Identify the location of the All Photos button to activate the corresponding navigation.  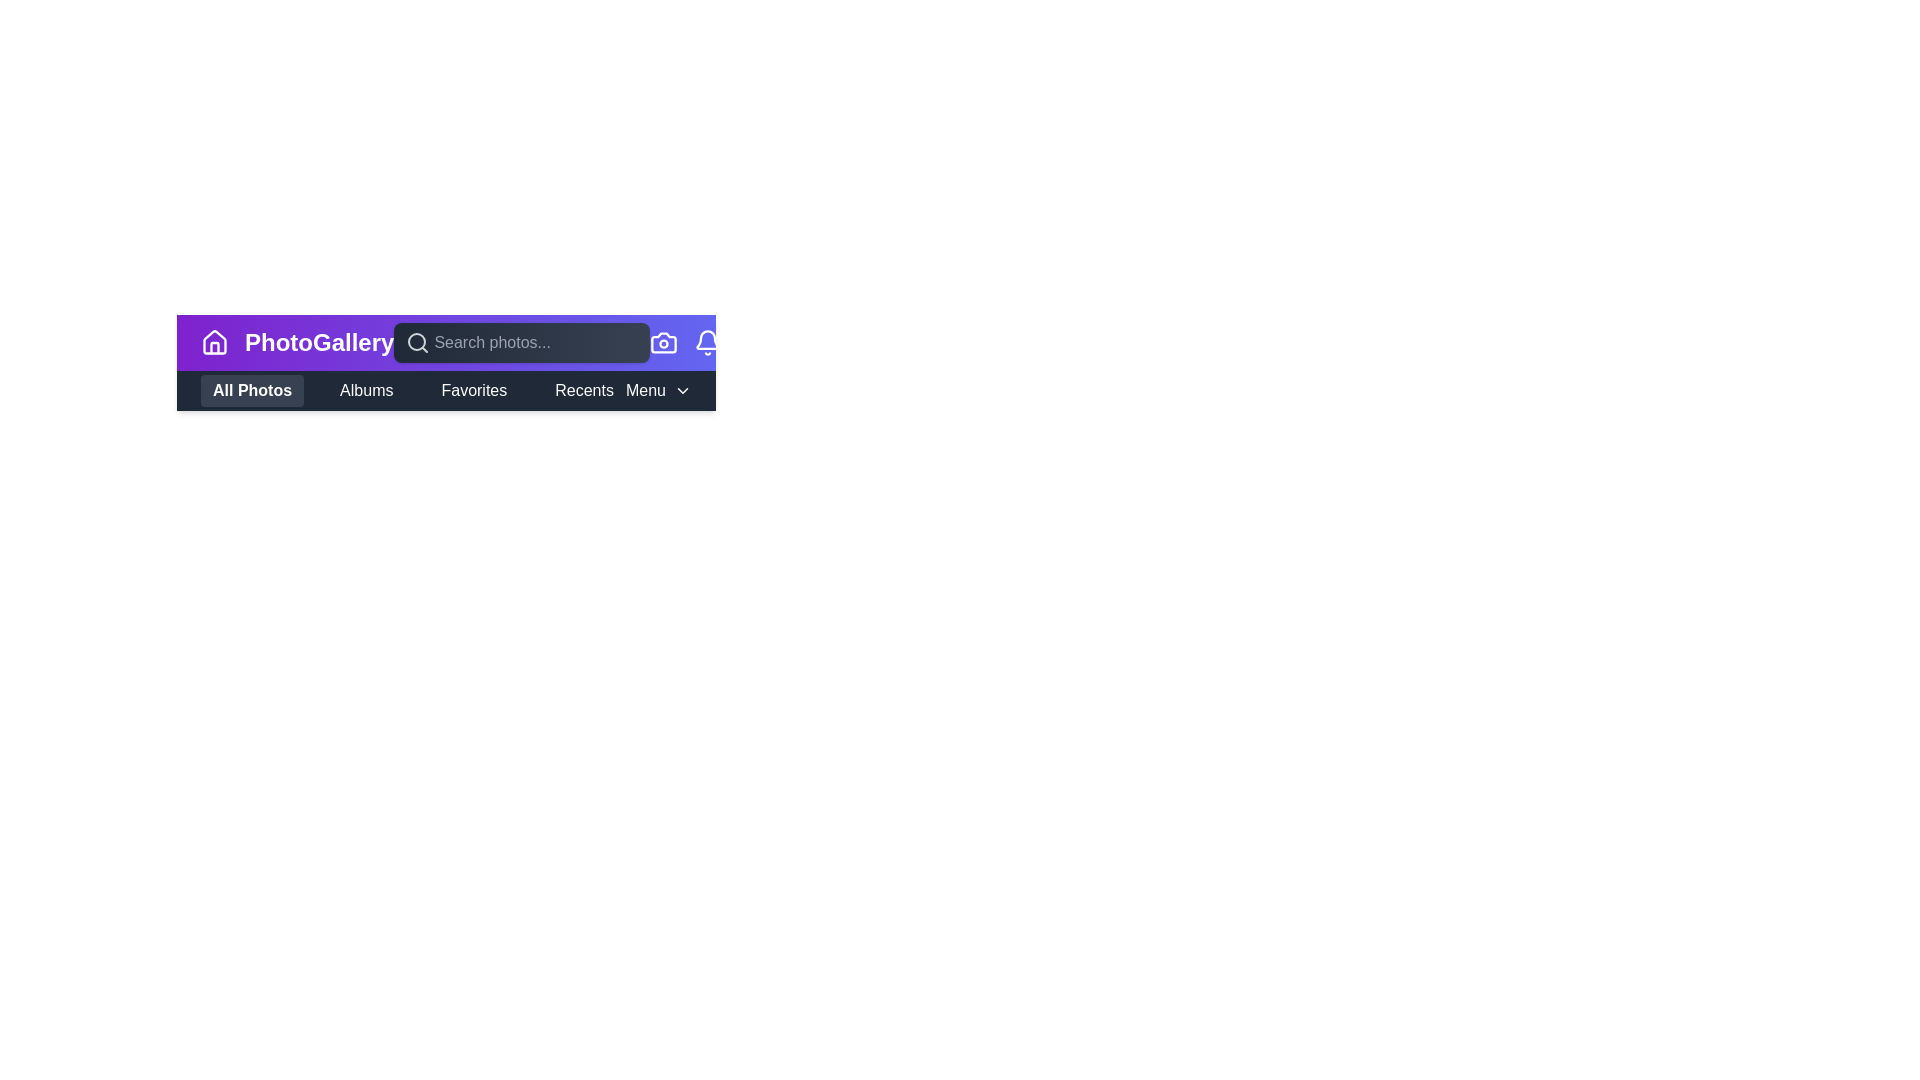
(251, 390).